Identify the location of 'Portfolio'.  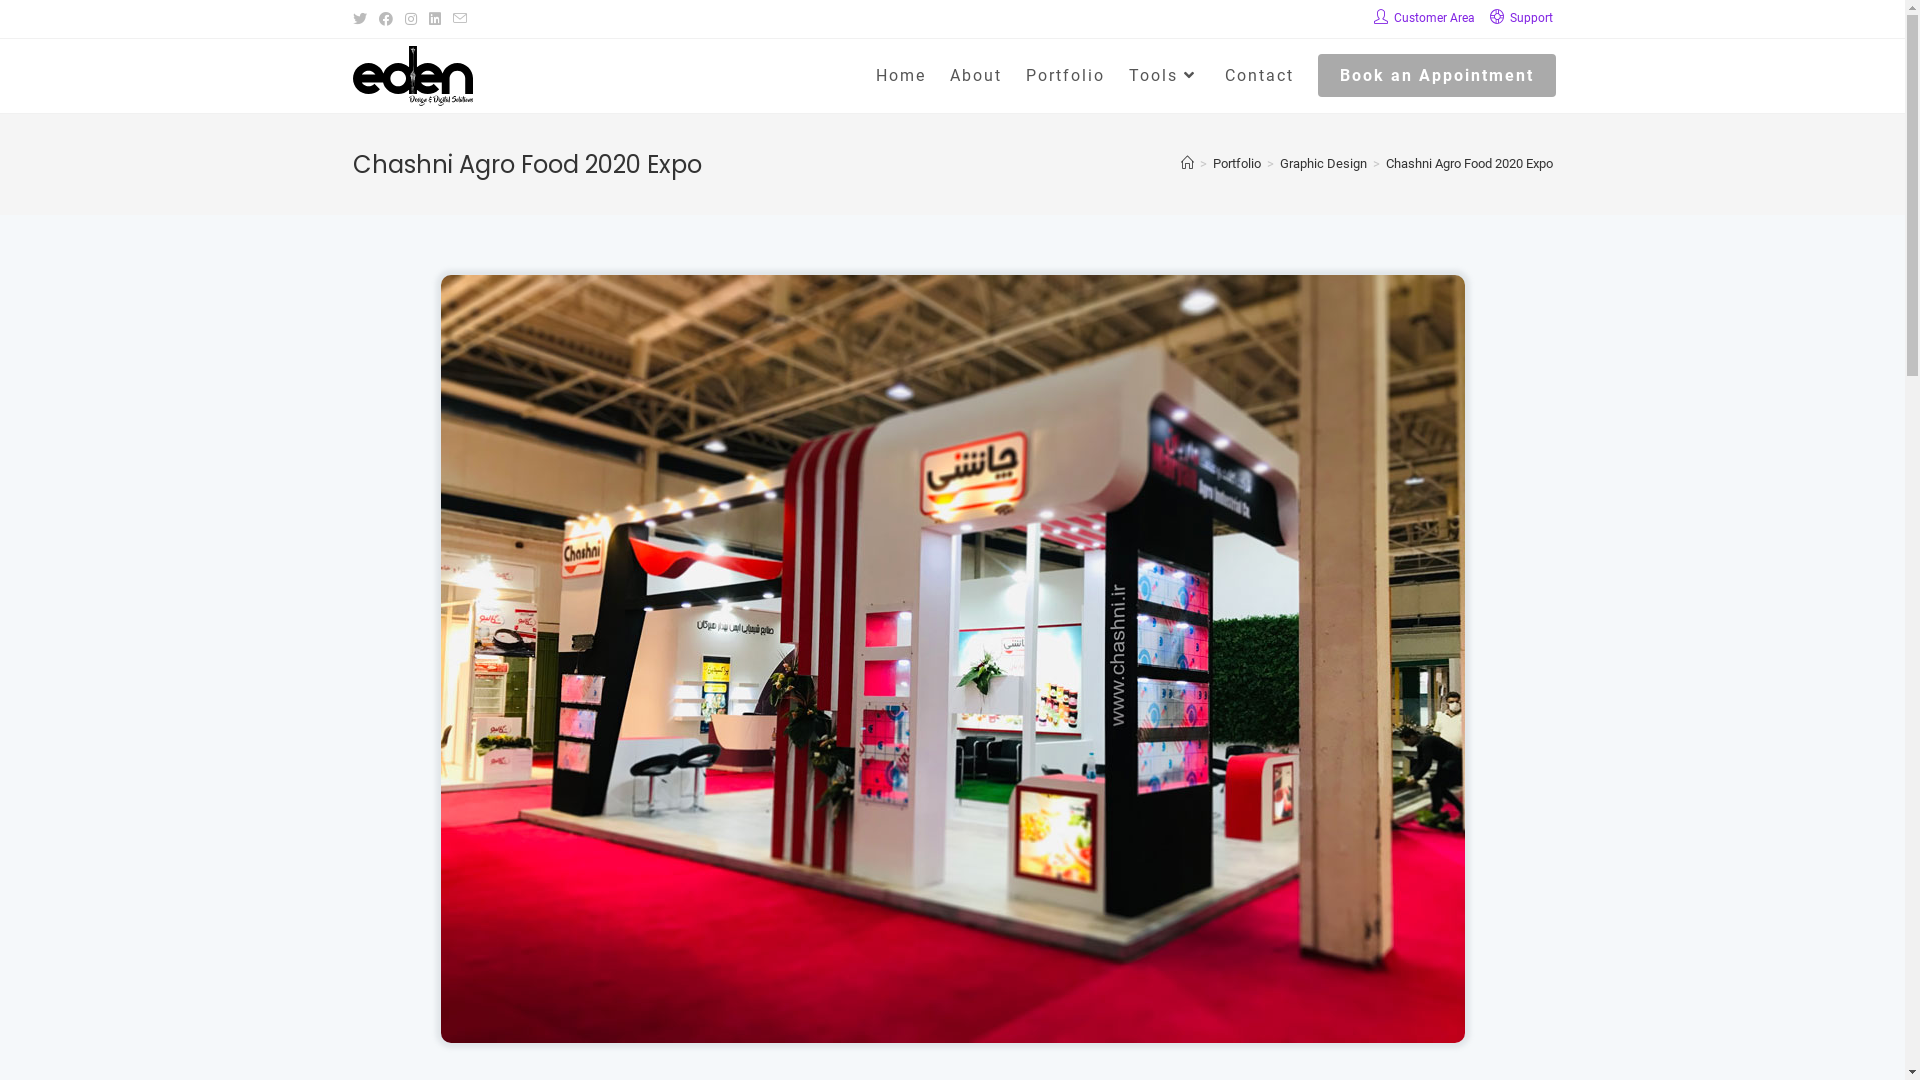
(1064, 75).